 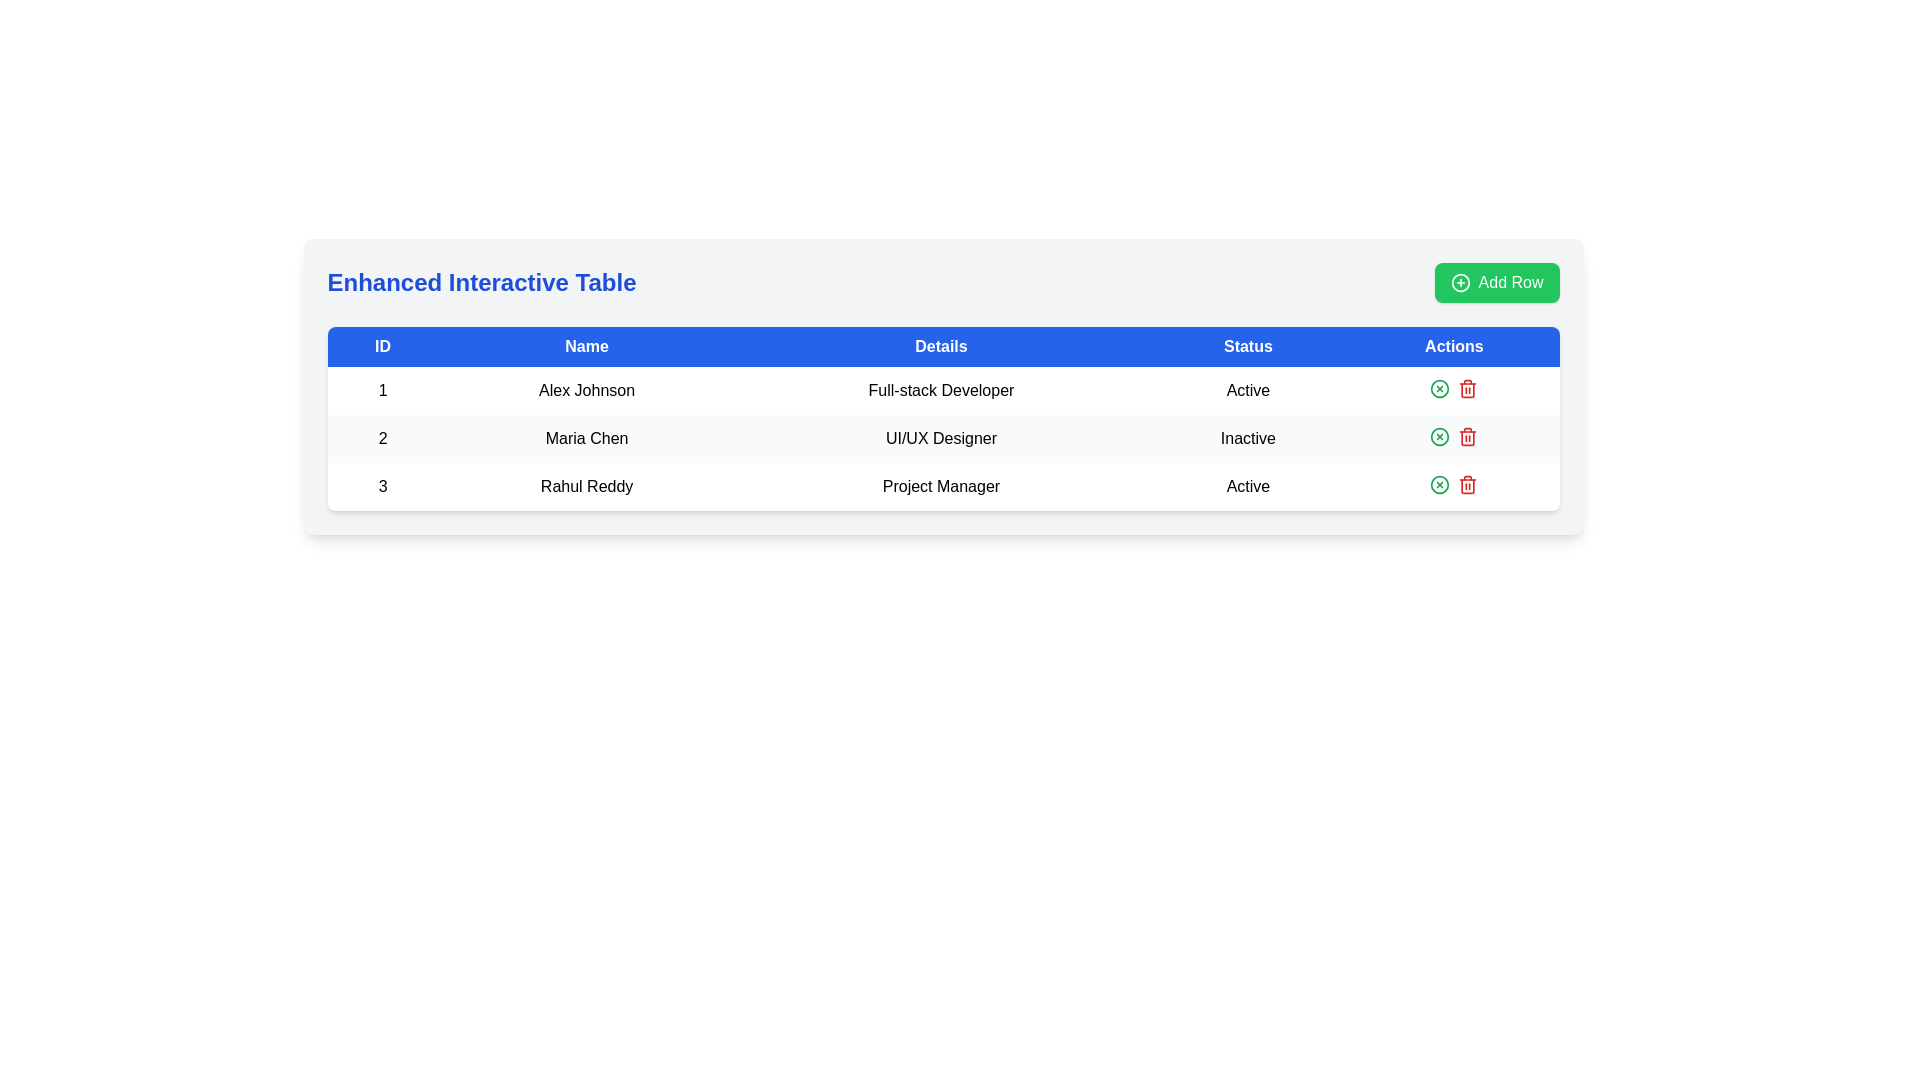 What do you see at coordinates (586, 390) in the screenshot?
I see `the text label displaying the name of the individual in the second column of the first row in the table` at bounding box center [586, 390].